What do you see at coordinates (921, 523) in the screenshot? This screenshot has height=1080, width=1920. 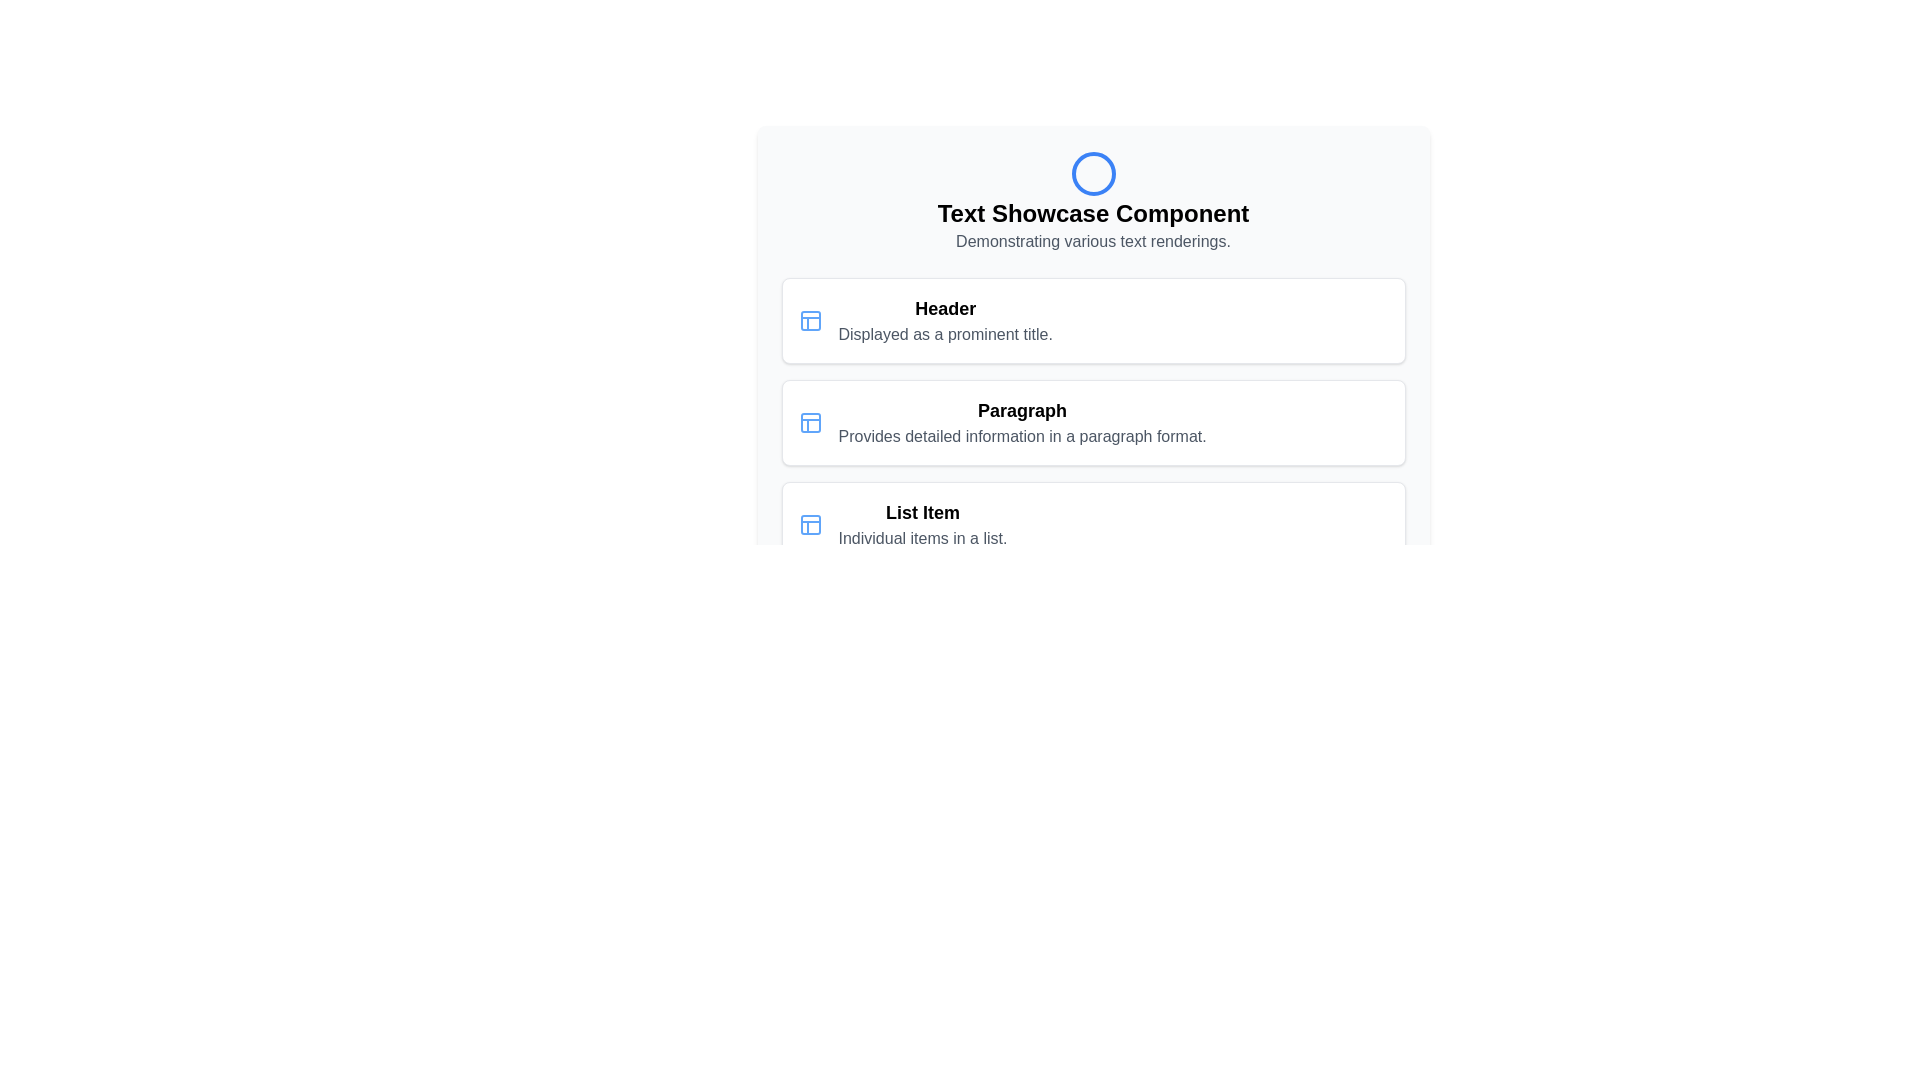 I see `displayed text in the Textual Content Block that contains 'List Item' and 'Individual items in a list.' It is the third item in the vertical list of sections labeled 'Text Showcase Component.'` at bounding box center [921, 523].